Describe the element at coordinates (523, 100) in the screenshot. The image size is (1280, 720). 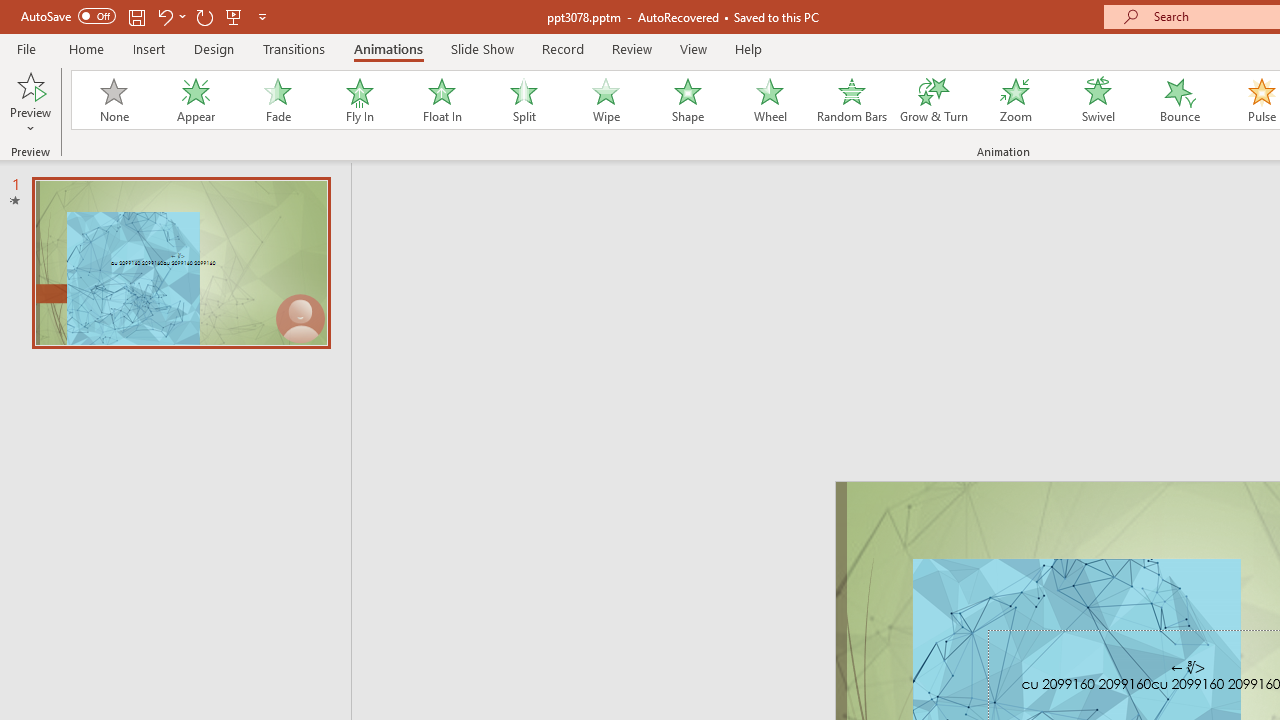
I see `'Split'` at that location.